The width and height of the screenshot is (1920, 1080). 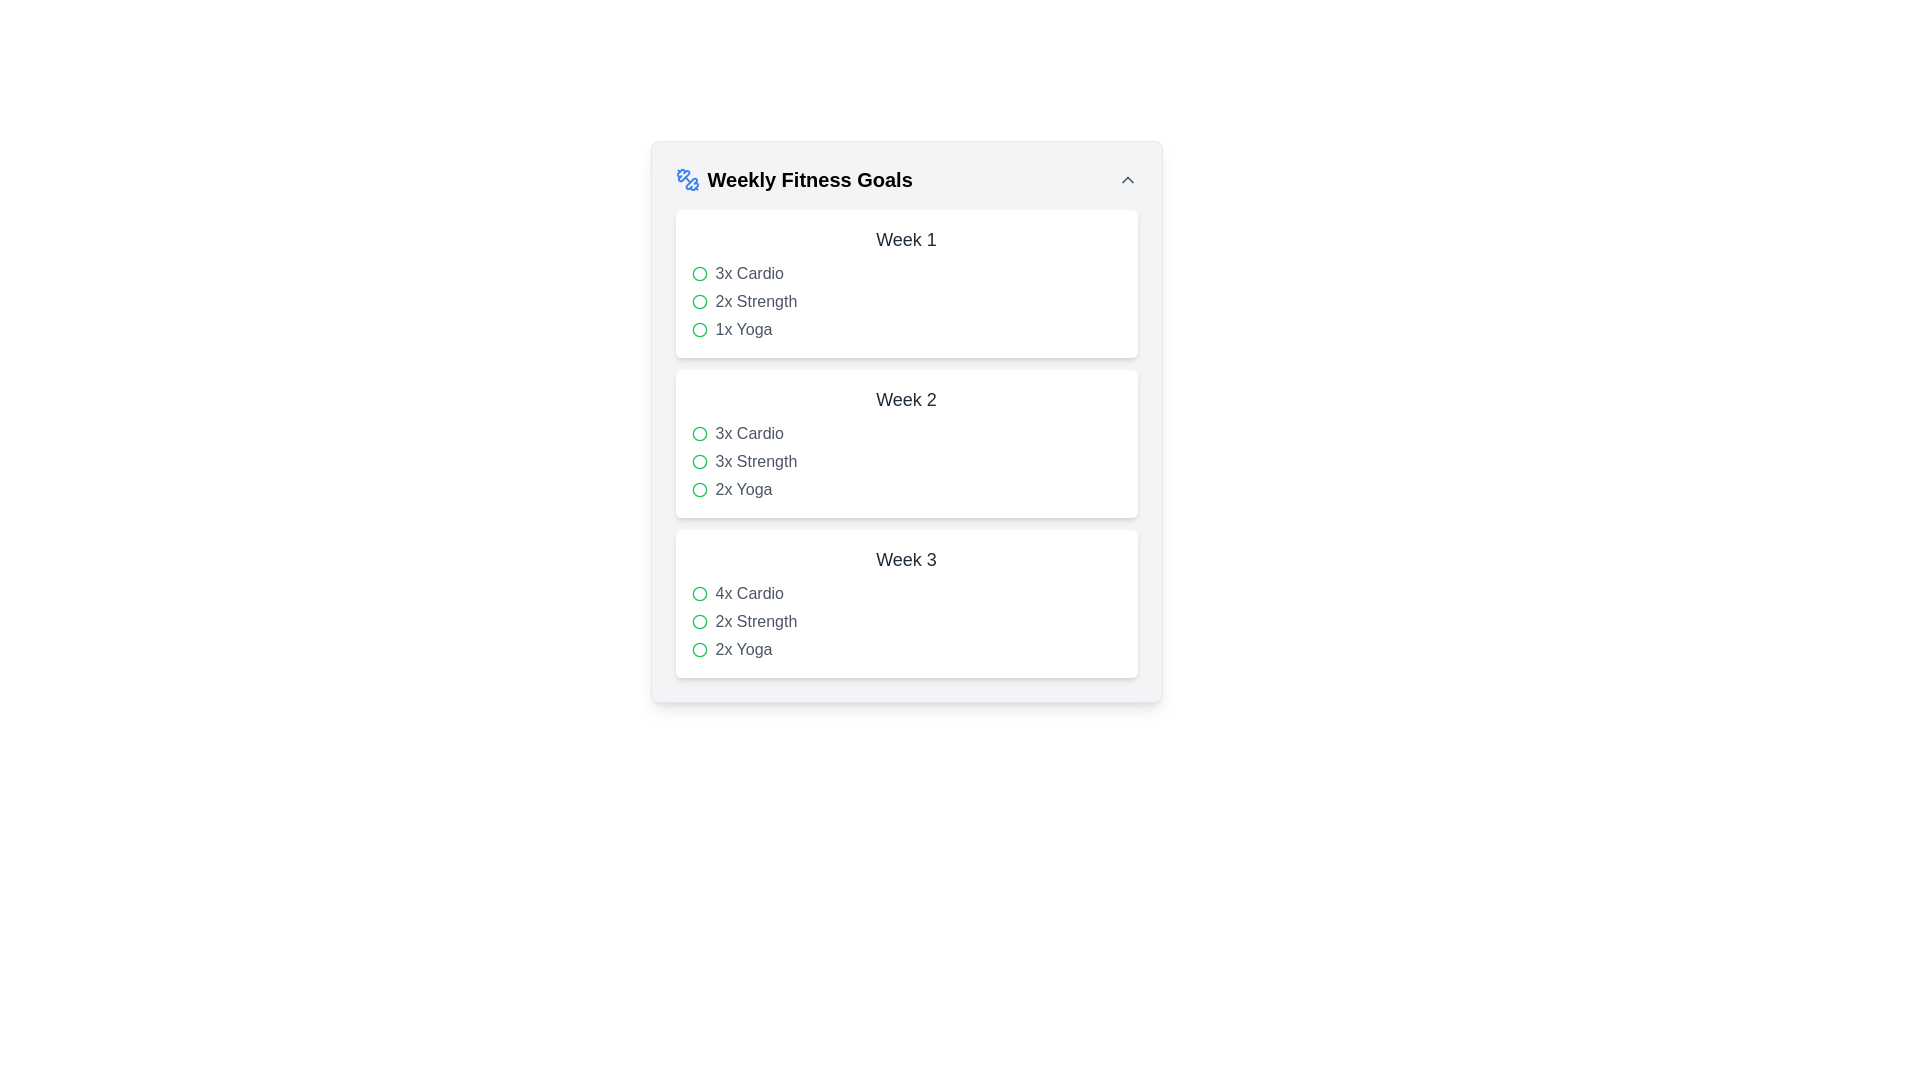 What do you see at coordinates (905, 238) in the screenshot?
I see `the text label 'Week 1' which is styled in gray and serves as the heading for the weekly goals section` at bounding box center [905, 238].